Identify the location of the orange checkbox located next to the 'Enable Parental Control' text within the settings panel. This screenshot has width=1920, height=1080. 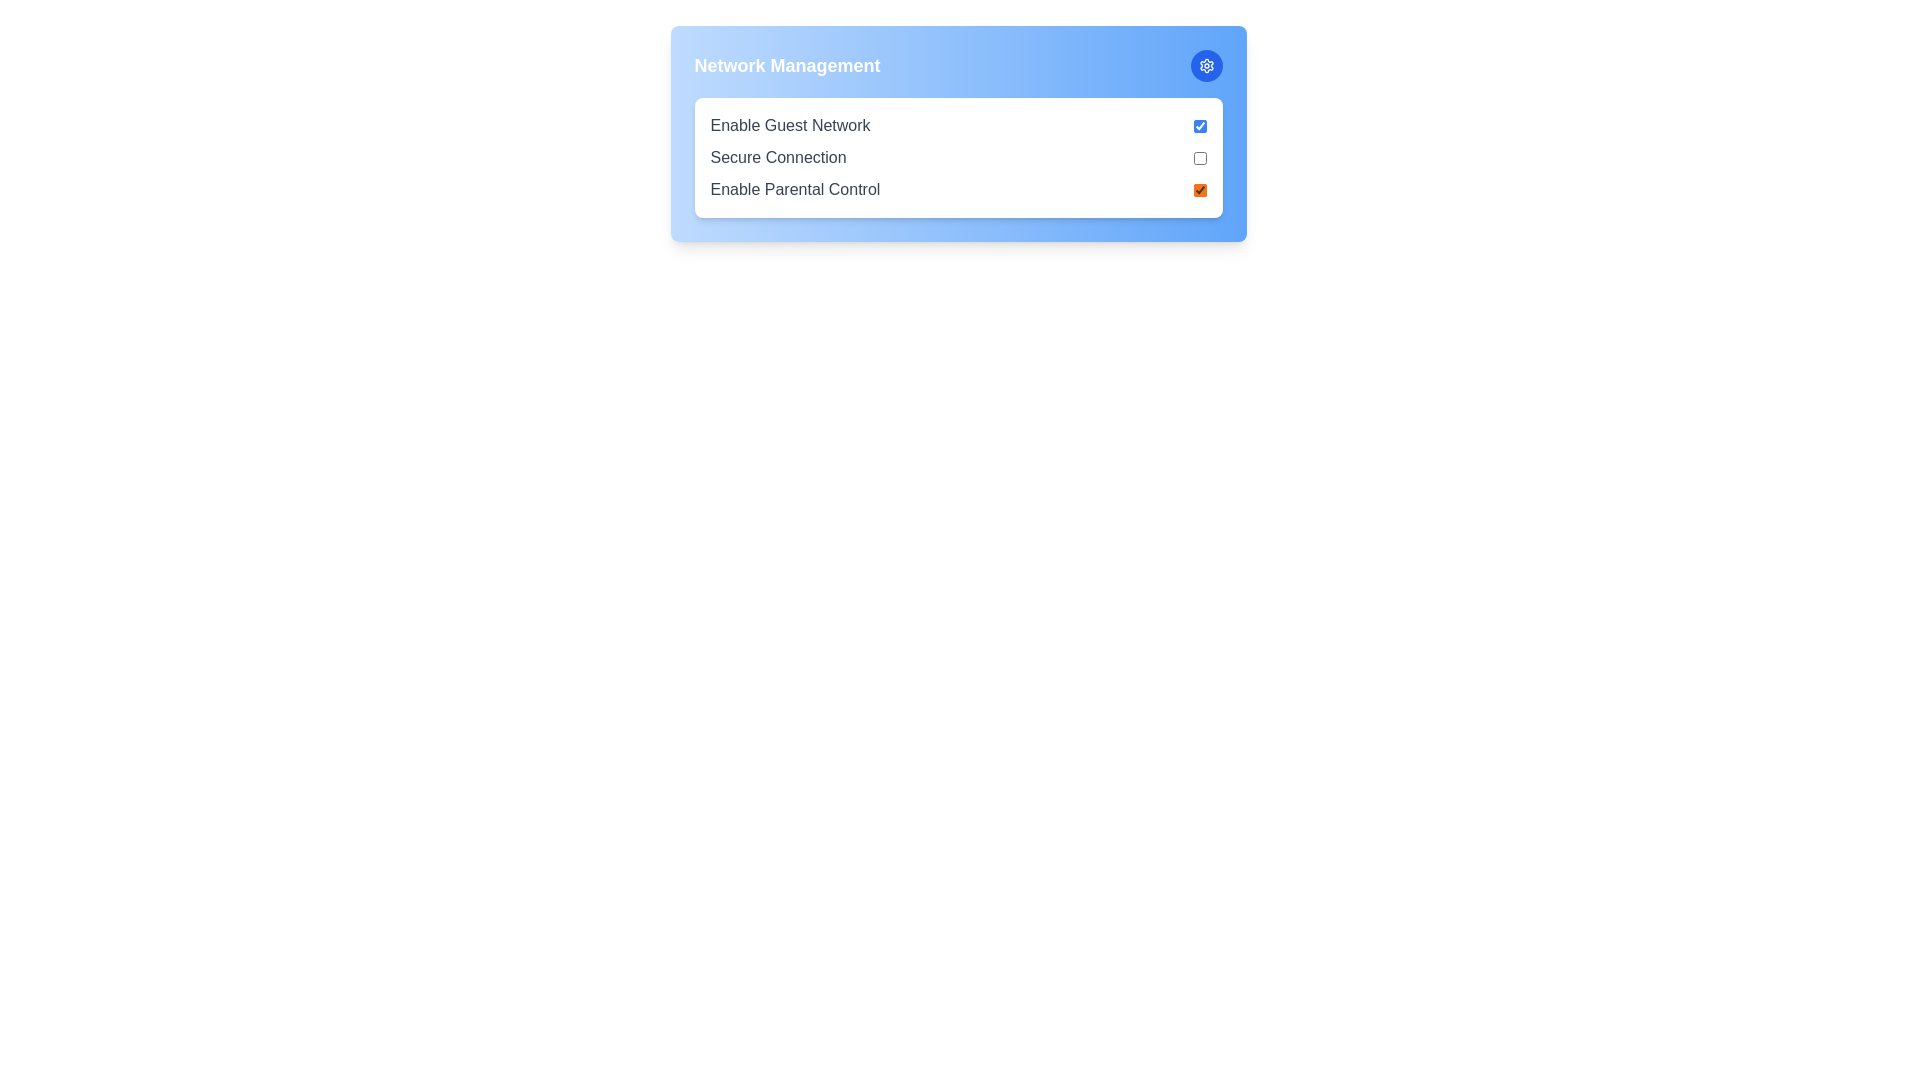
(1200, 189).